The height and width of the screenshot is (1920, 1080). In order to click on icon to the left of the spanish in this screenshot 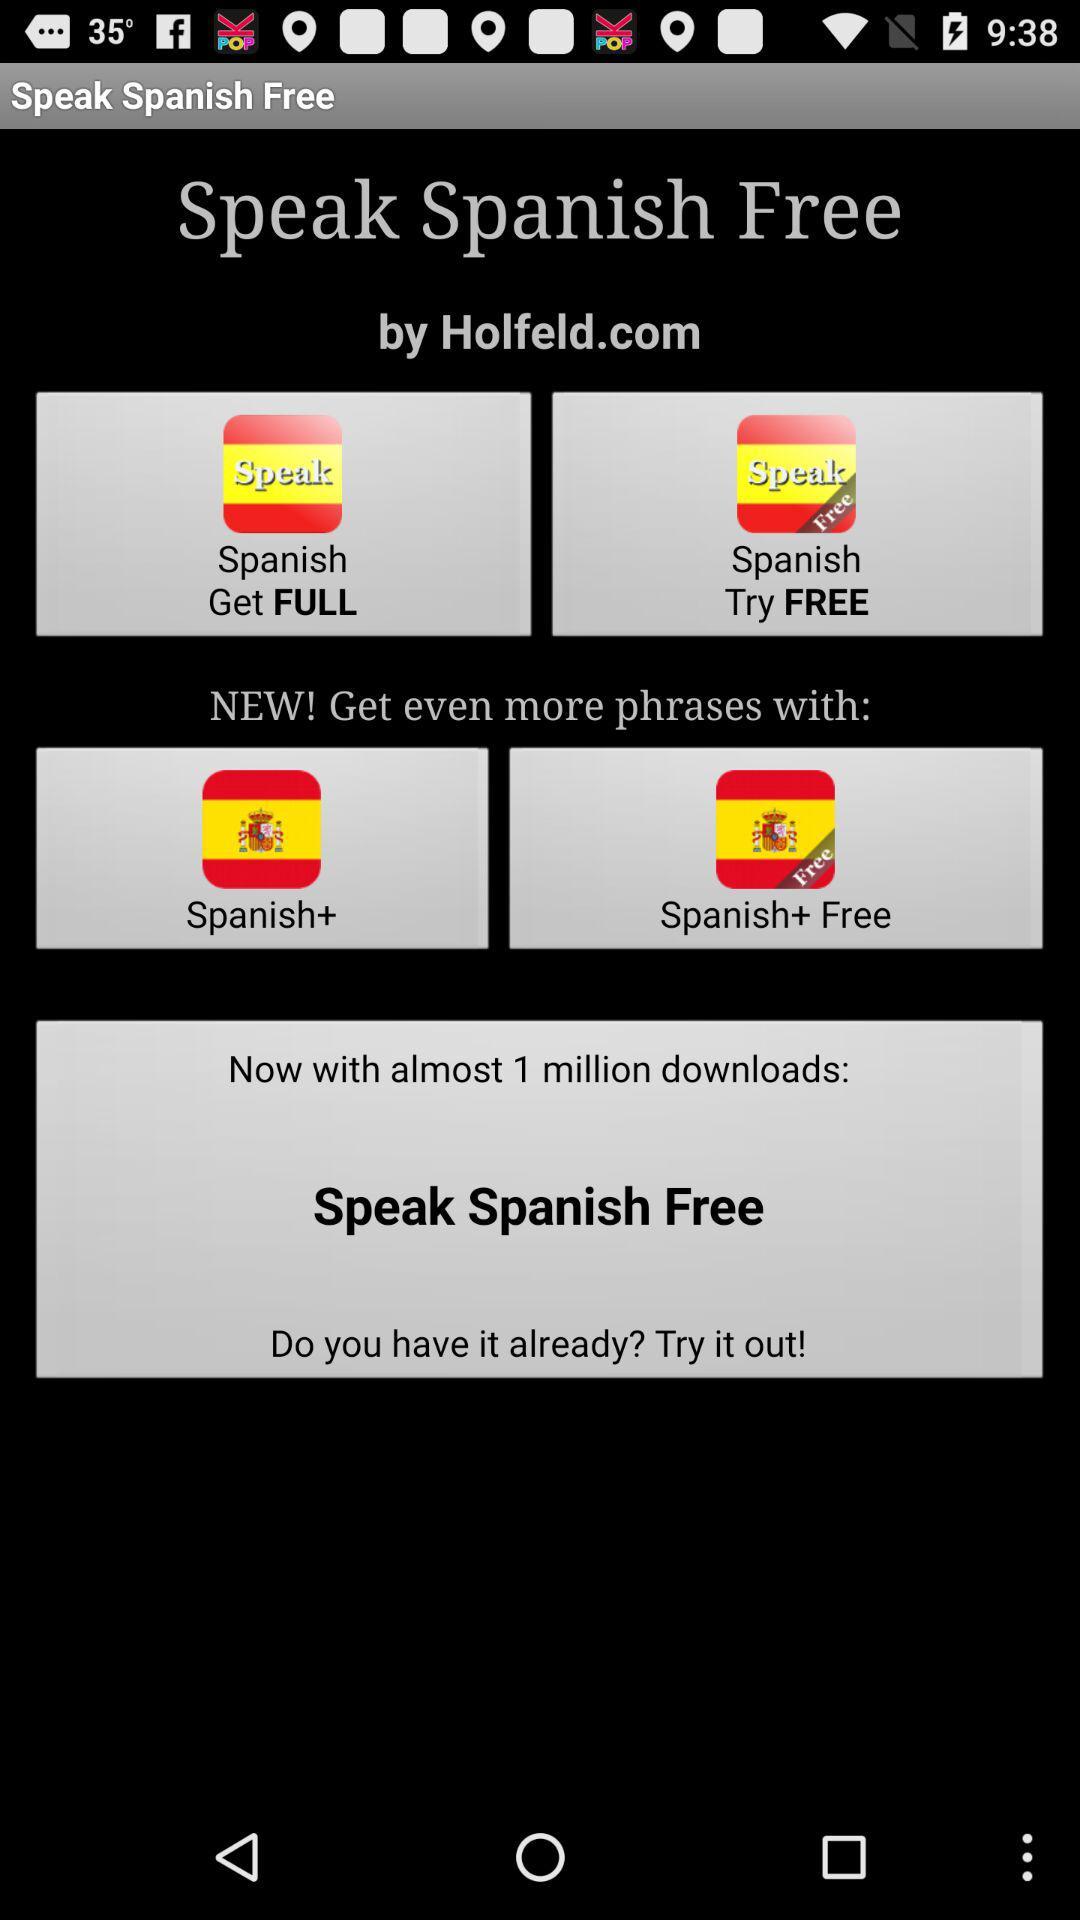, I will do `click(284, 520)`.